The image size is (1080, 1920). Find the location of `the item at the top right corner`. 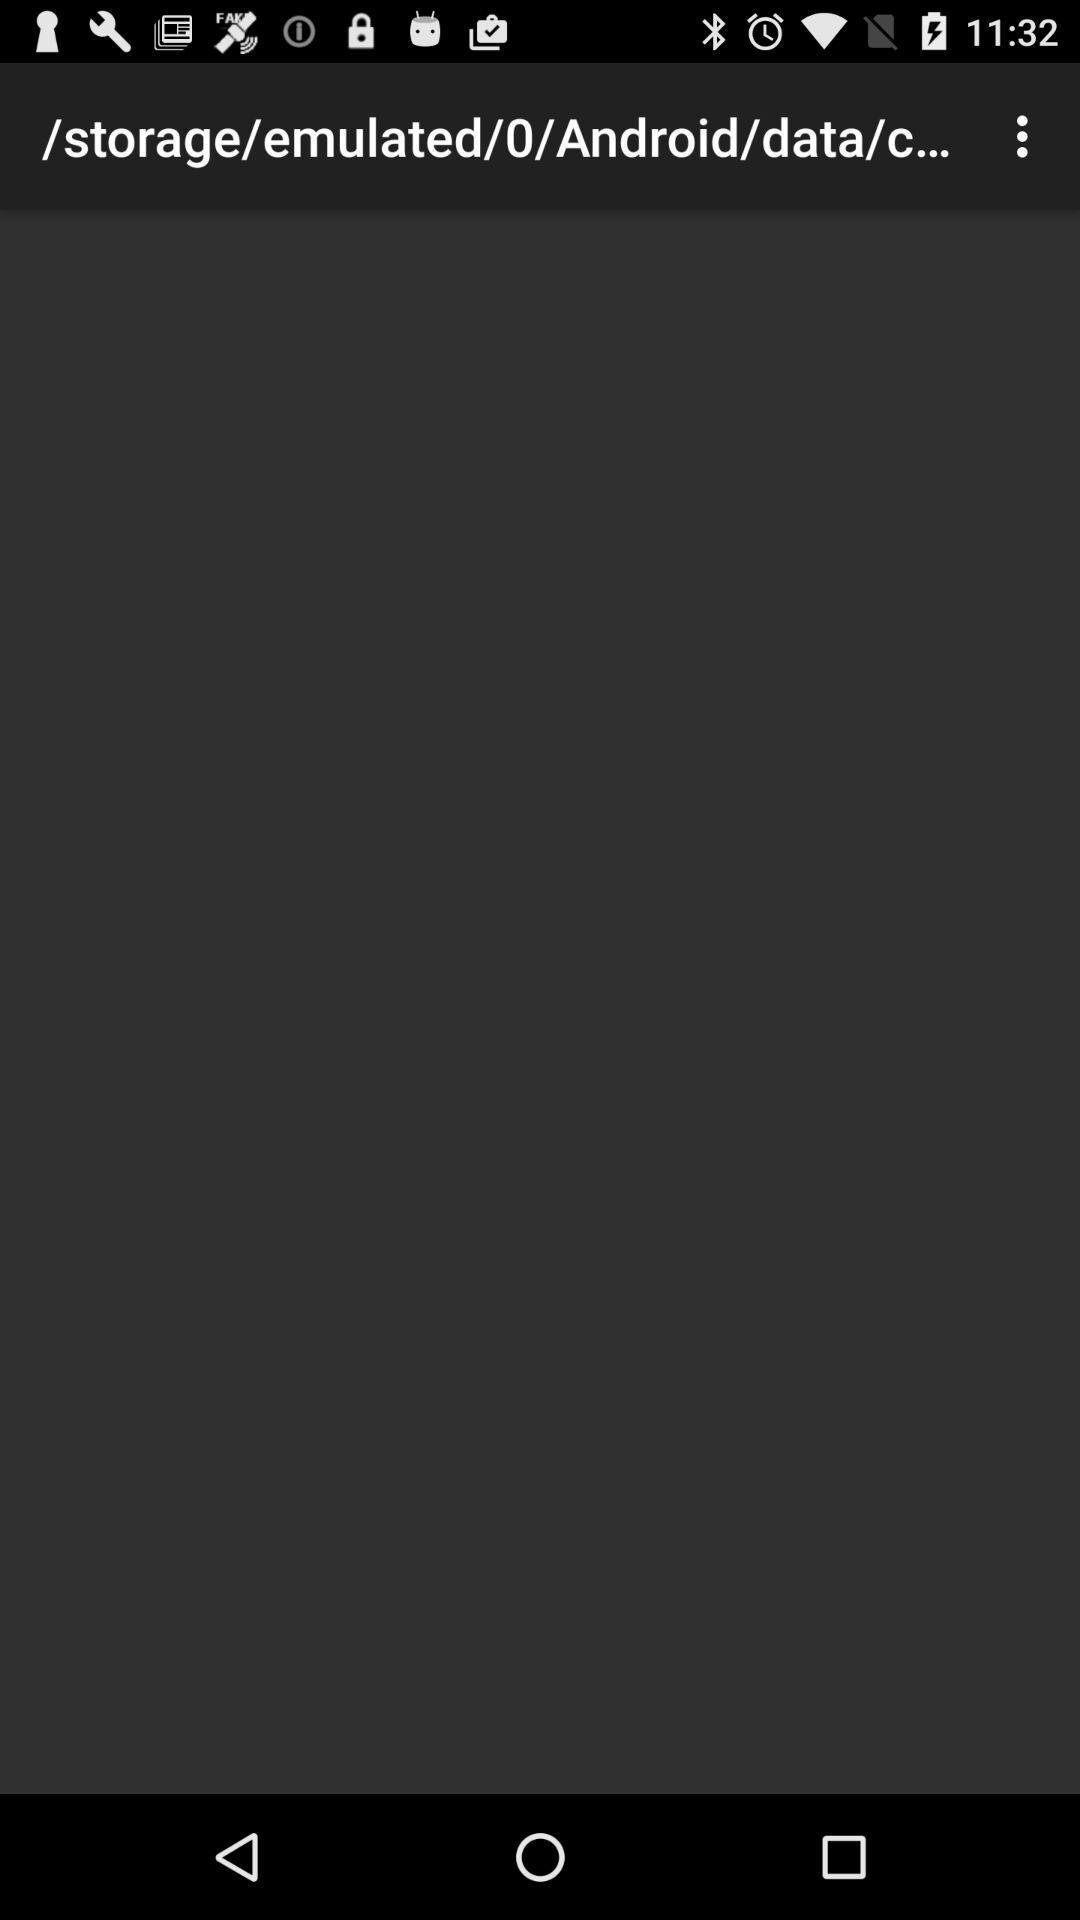

the item at the top right corner is located at coordinates (1027, 135).